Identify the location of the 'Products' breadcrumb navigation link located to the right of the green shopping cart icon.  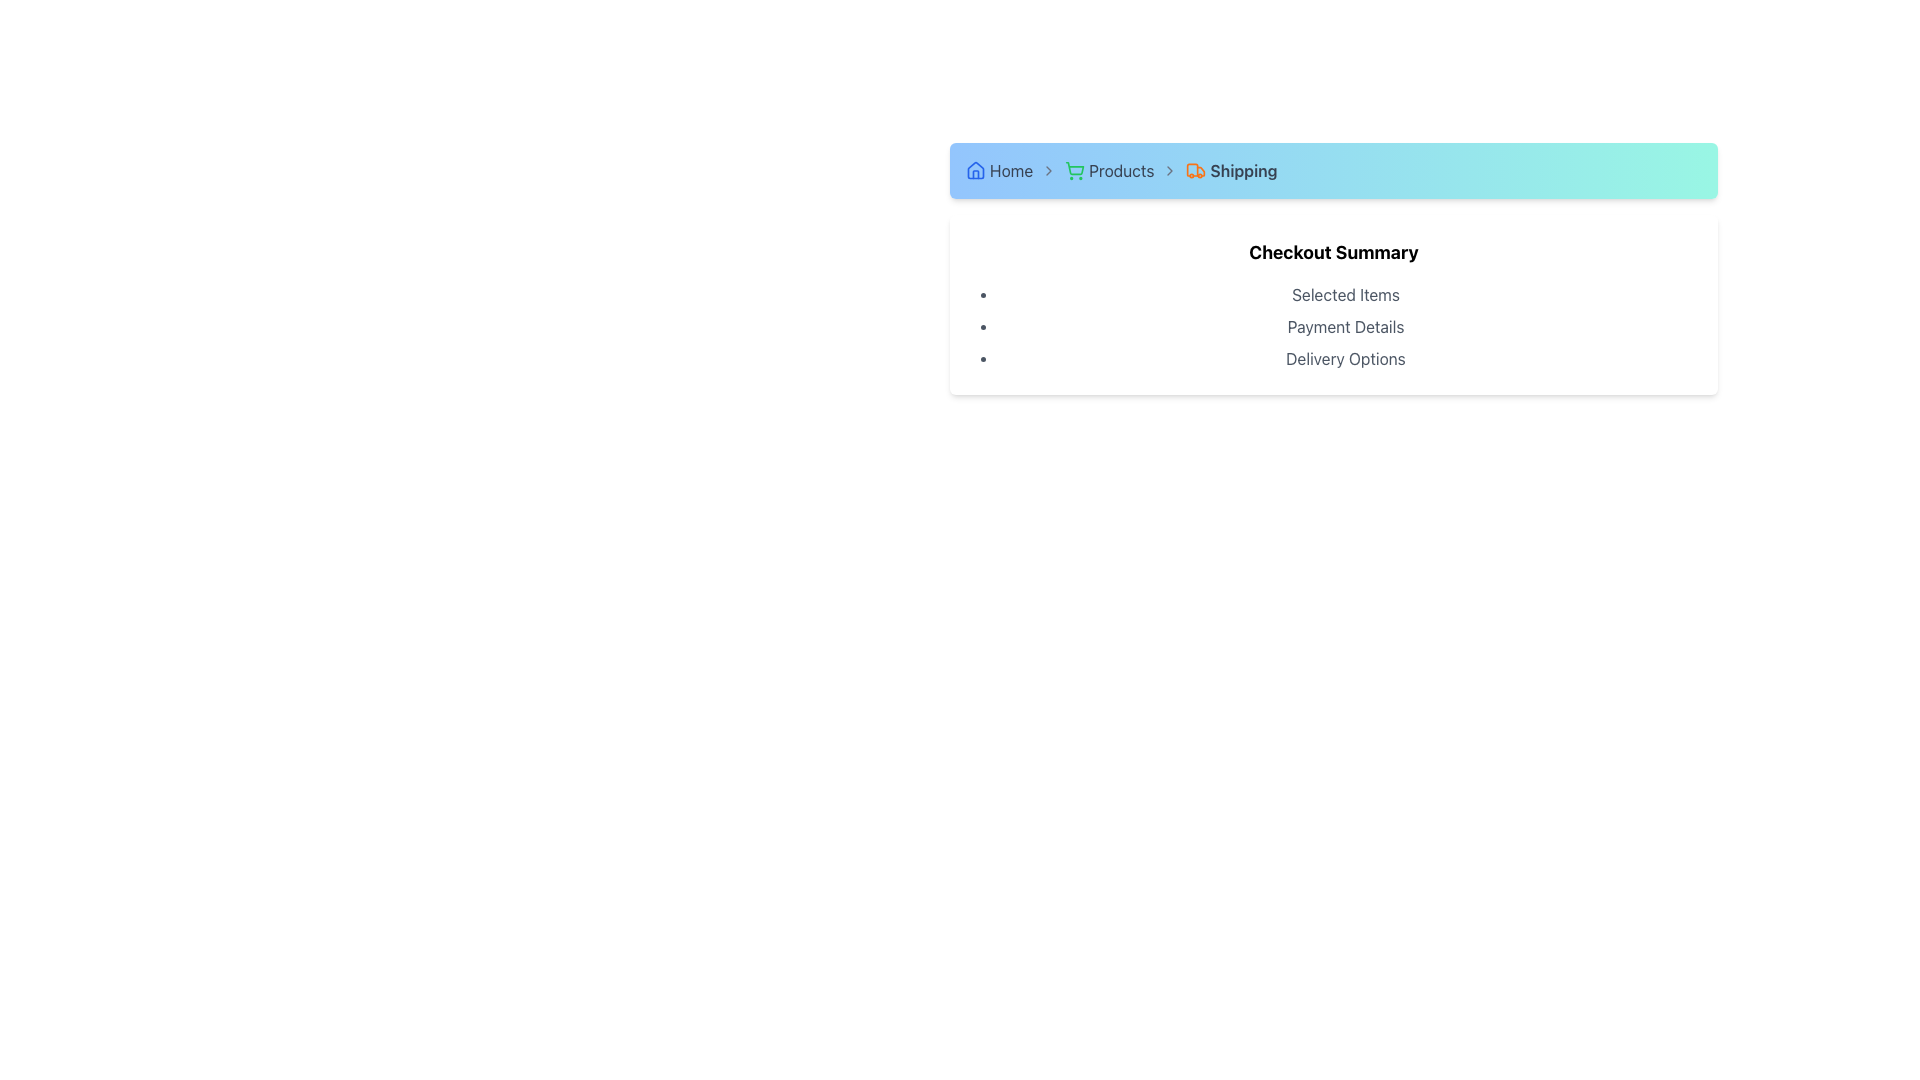
(1121, 169).